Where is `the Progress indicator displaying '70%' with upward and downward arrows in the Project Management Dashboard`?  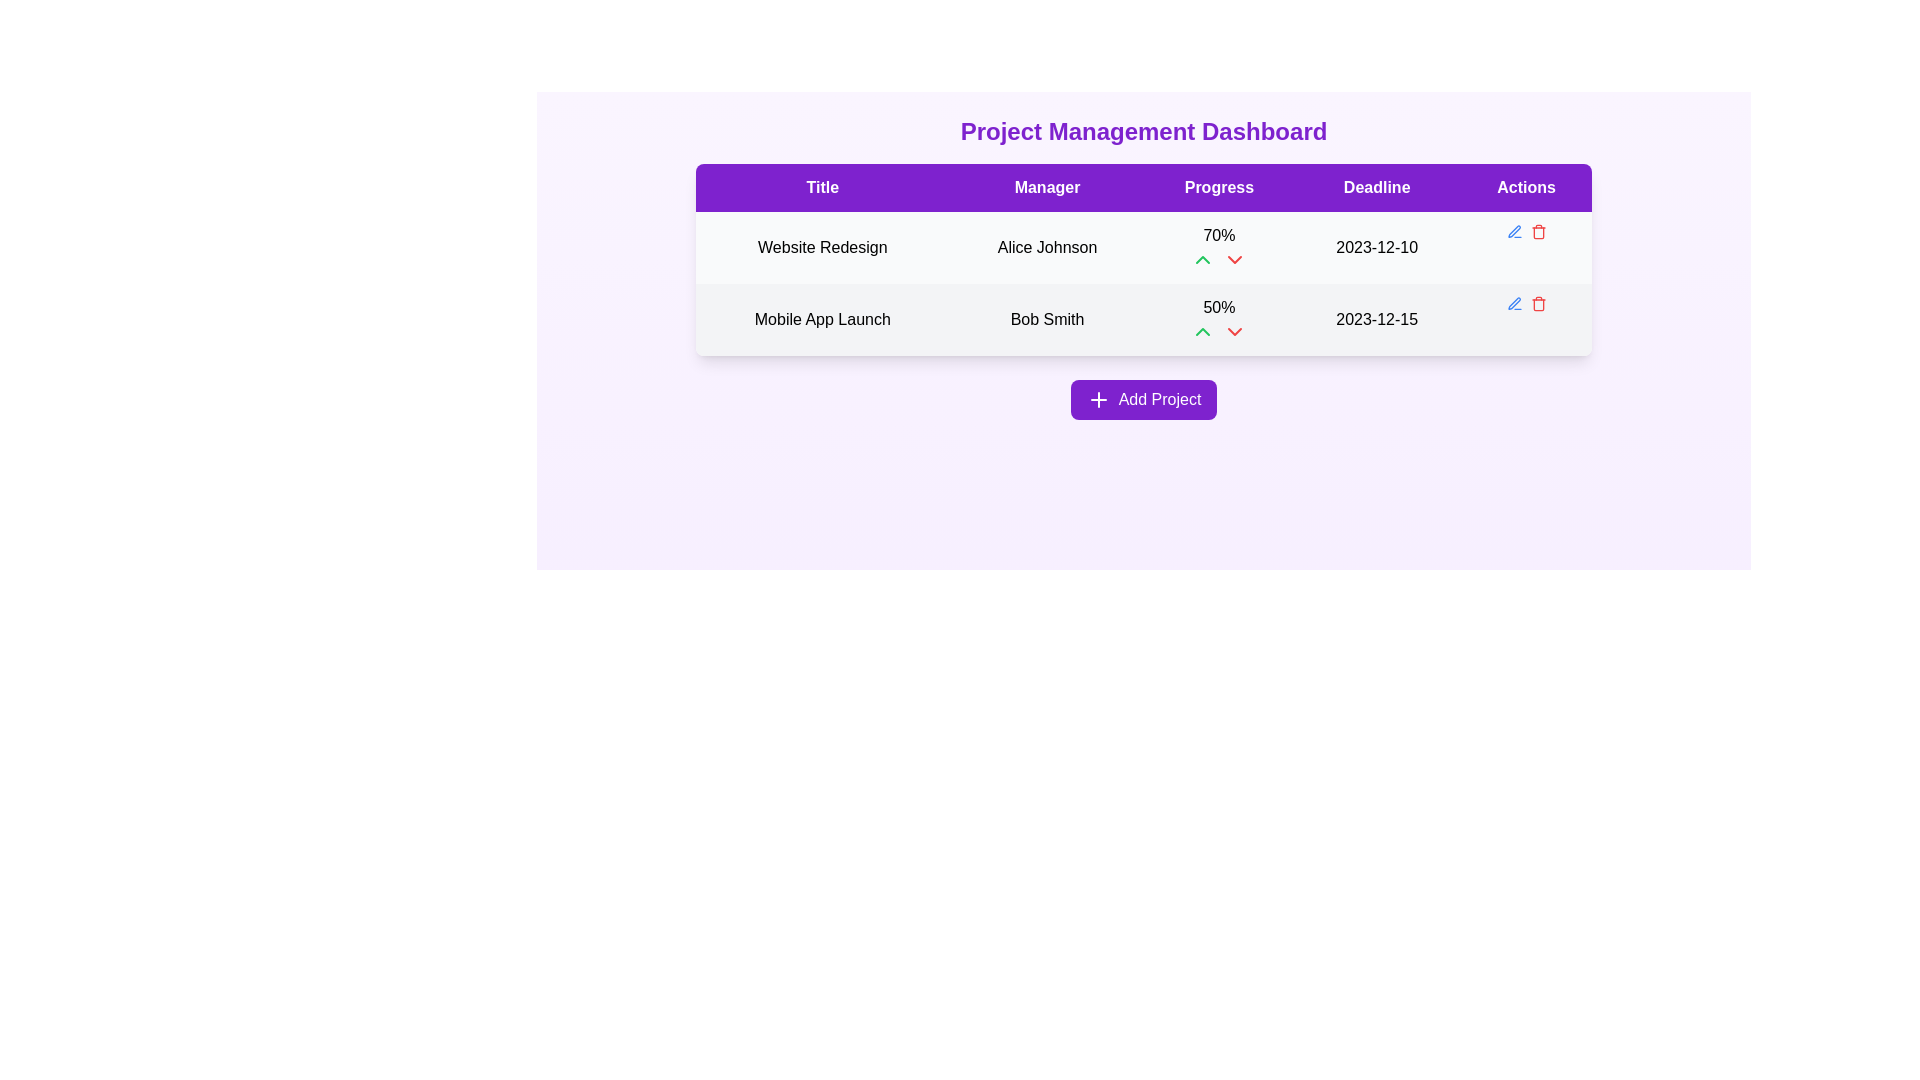
the Progress indicator displaying '70%' with upward and downward arrows in the Project Management Dashboard is located at coordinates (1218, 246).